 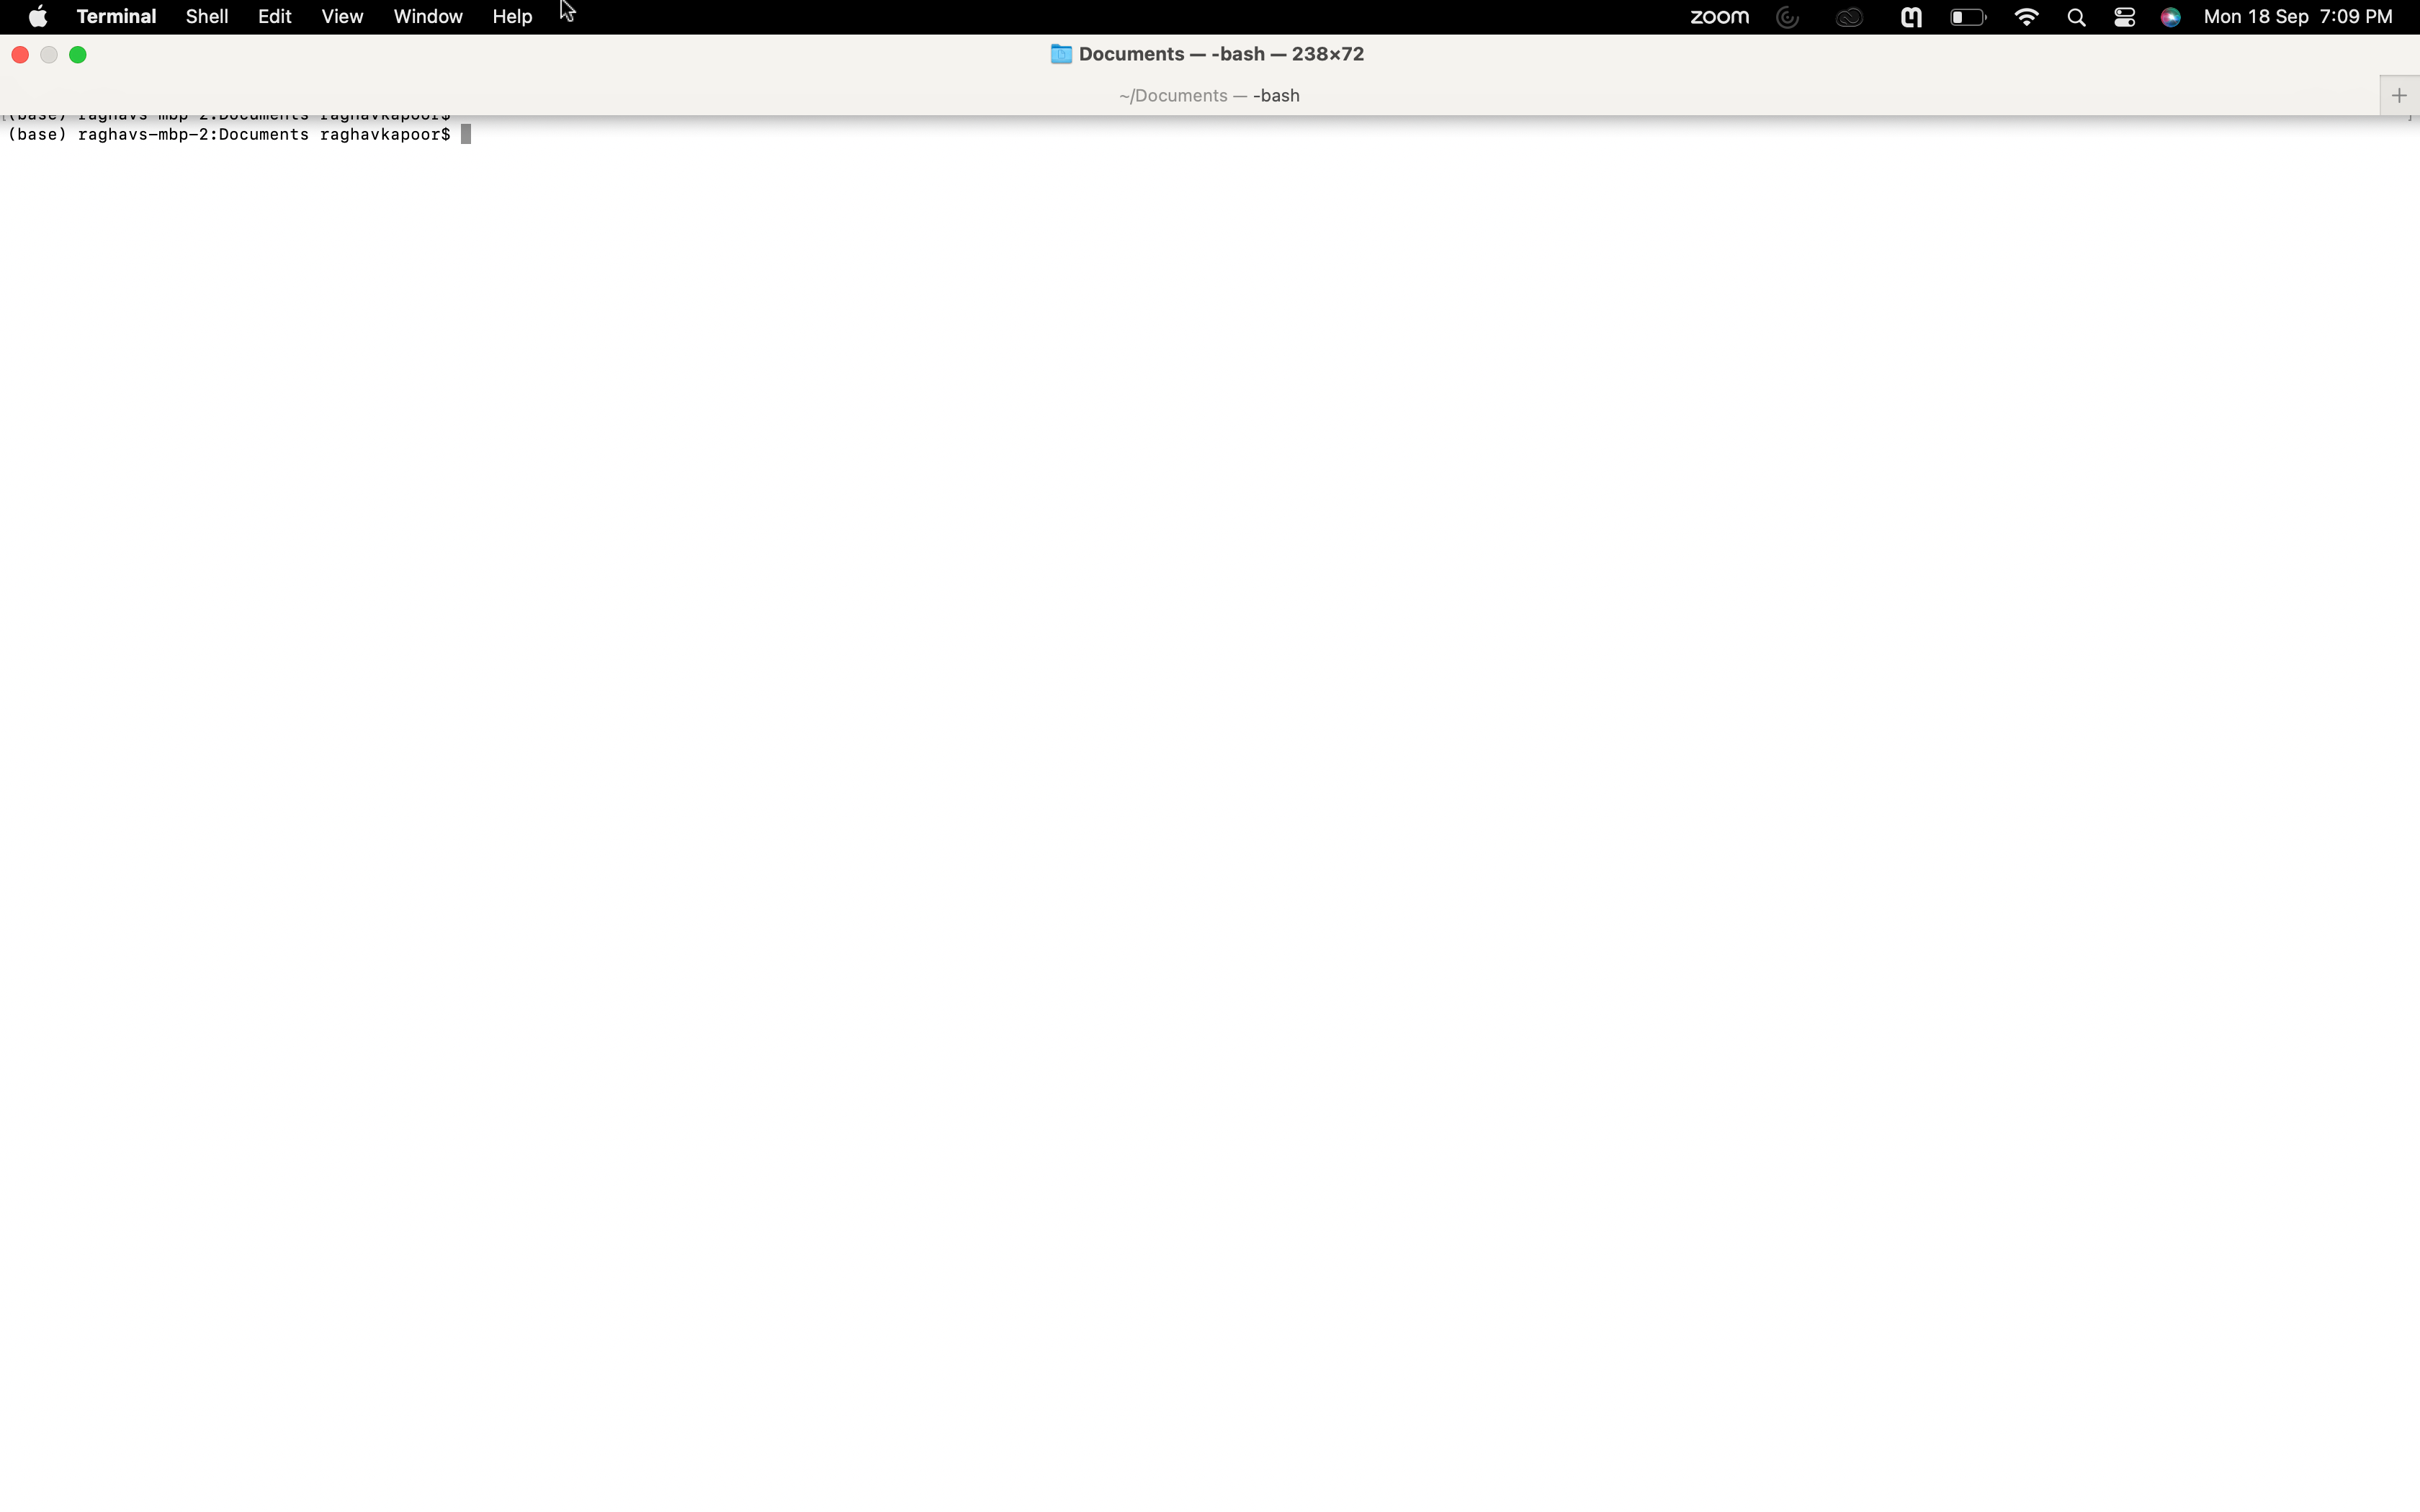 I want to click on Using help options tab, direct the system to the settings, so click(x=514, y=17).